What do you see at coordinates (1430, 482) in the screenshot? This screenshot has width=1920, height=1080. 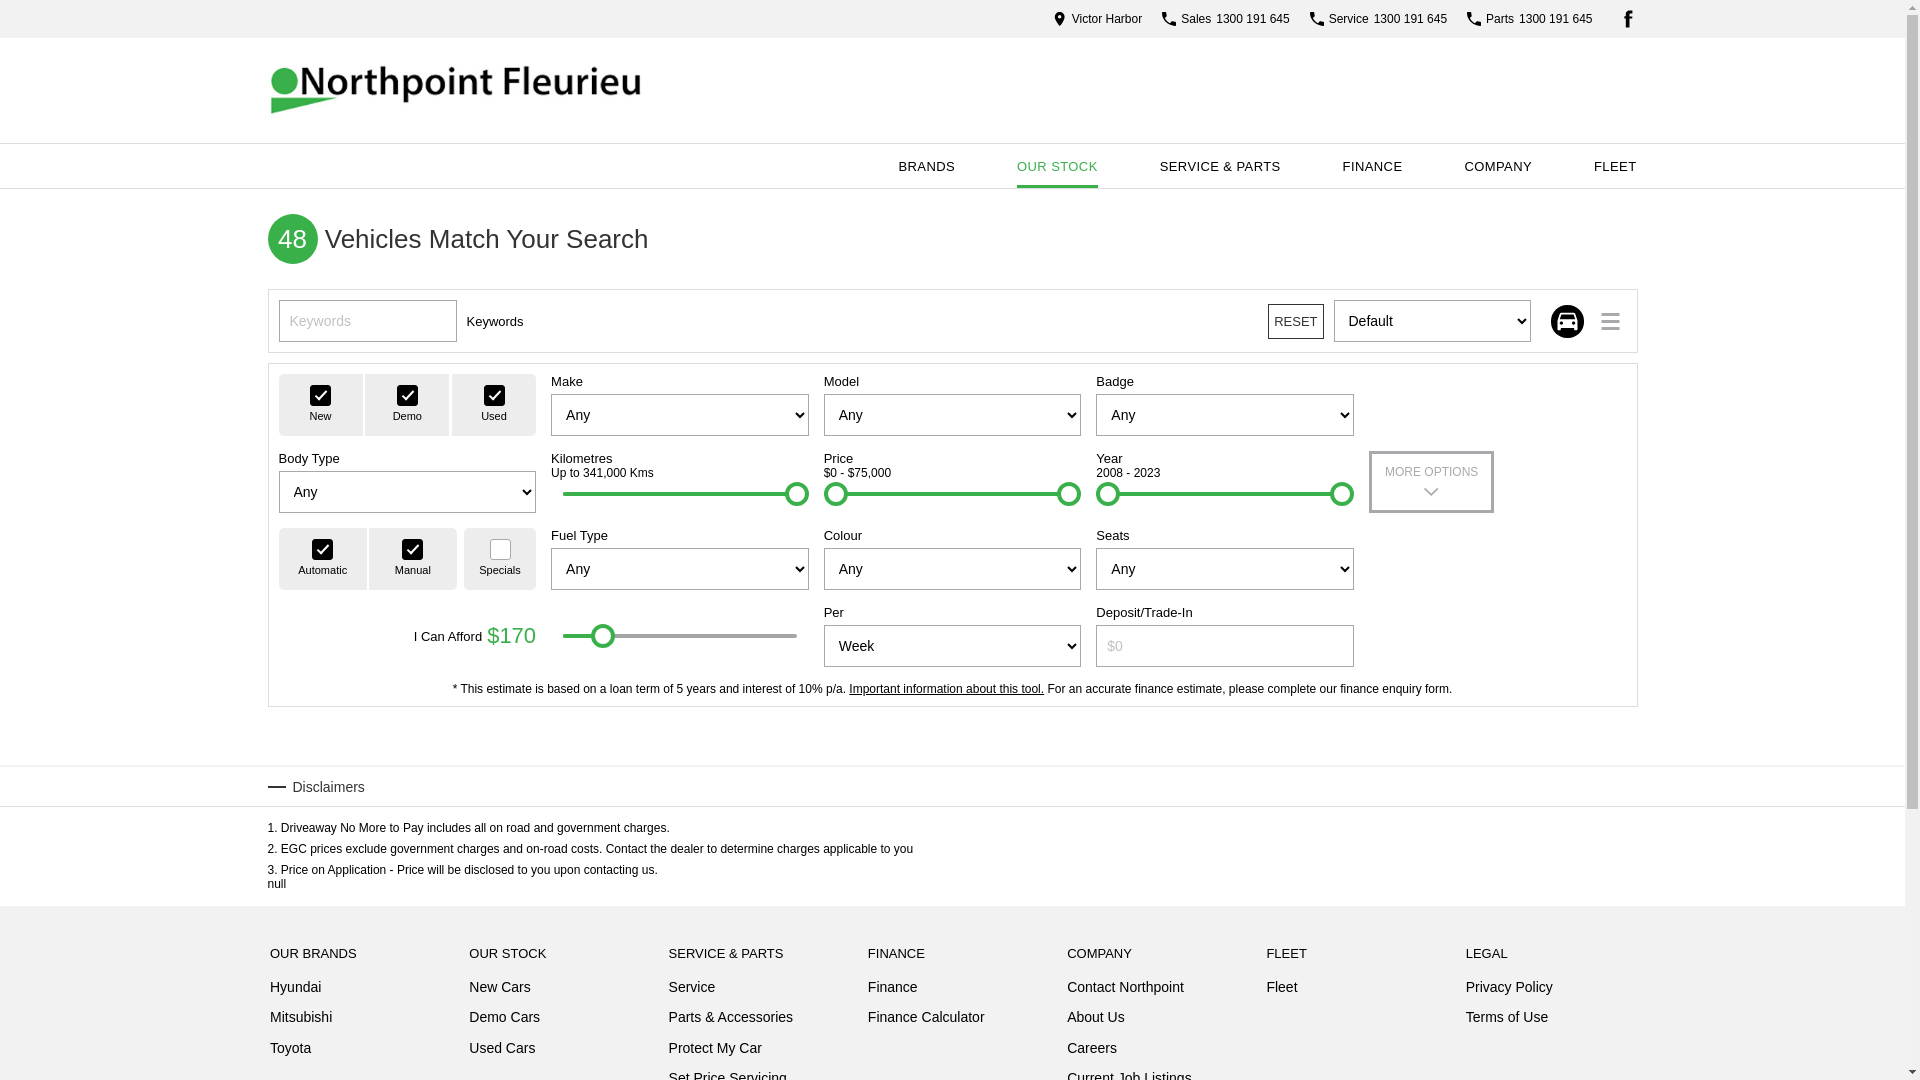 I see `'MORE OPTIONS'` at bounding box center [1430, 482].